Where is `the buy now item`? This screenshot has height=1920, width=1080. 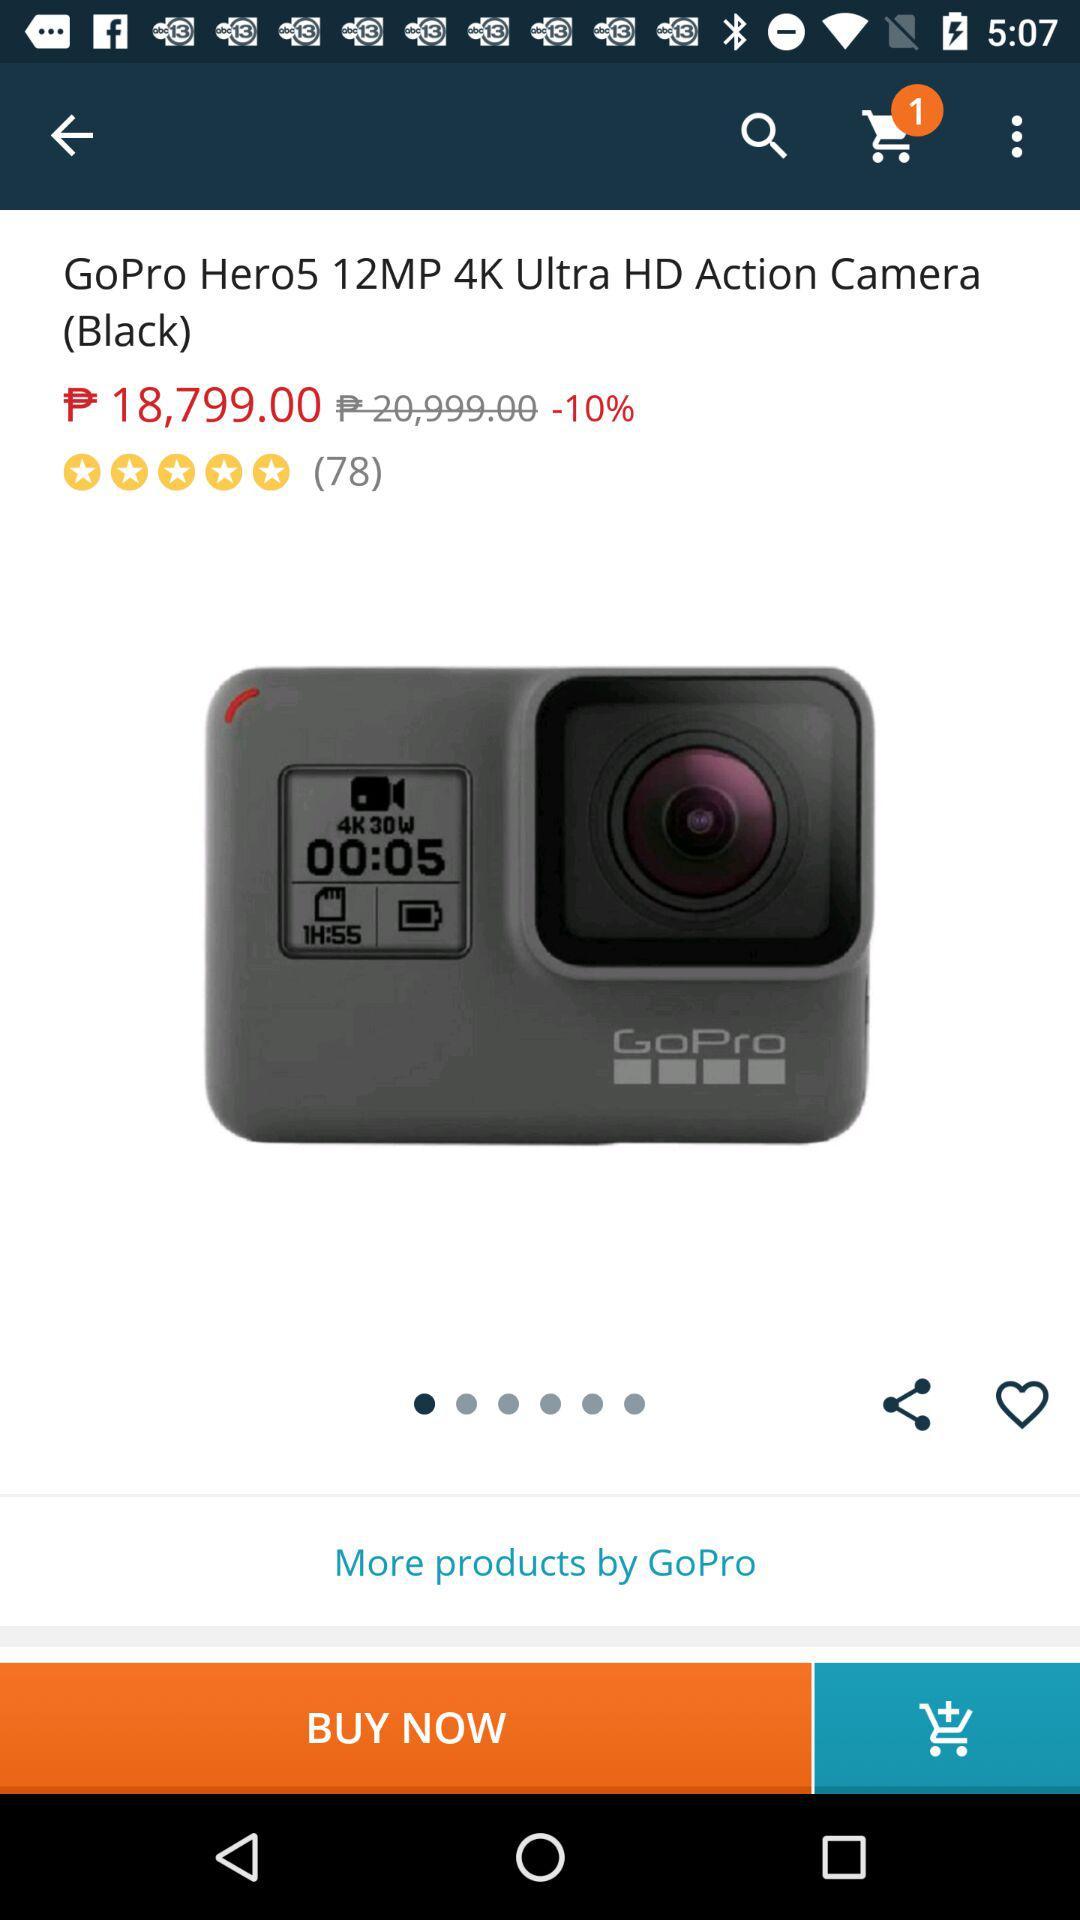
the buy now item is located at coordinates (405, 1727).